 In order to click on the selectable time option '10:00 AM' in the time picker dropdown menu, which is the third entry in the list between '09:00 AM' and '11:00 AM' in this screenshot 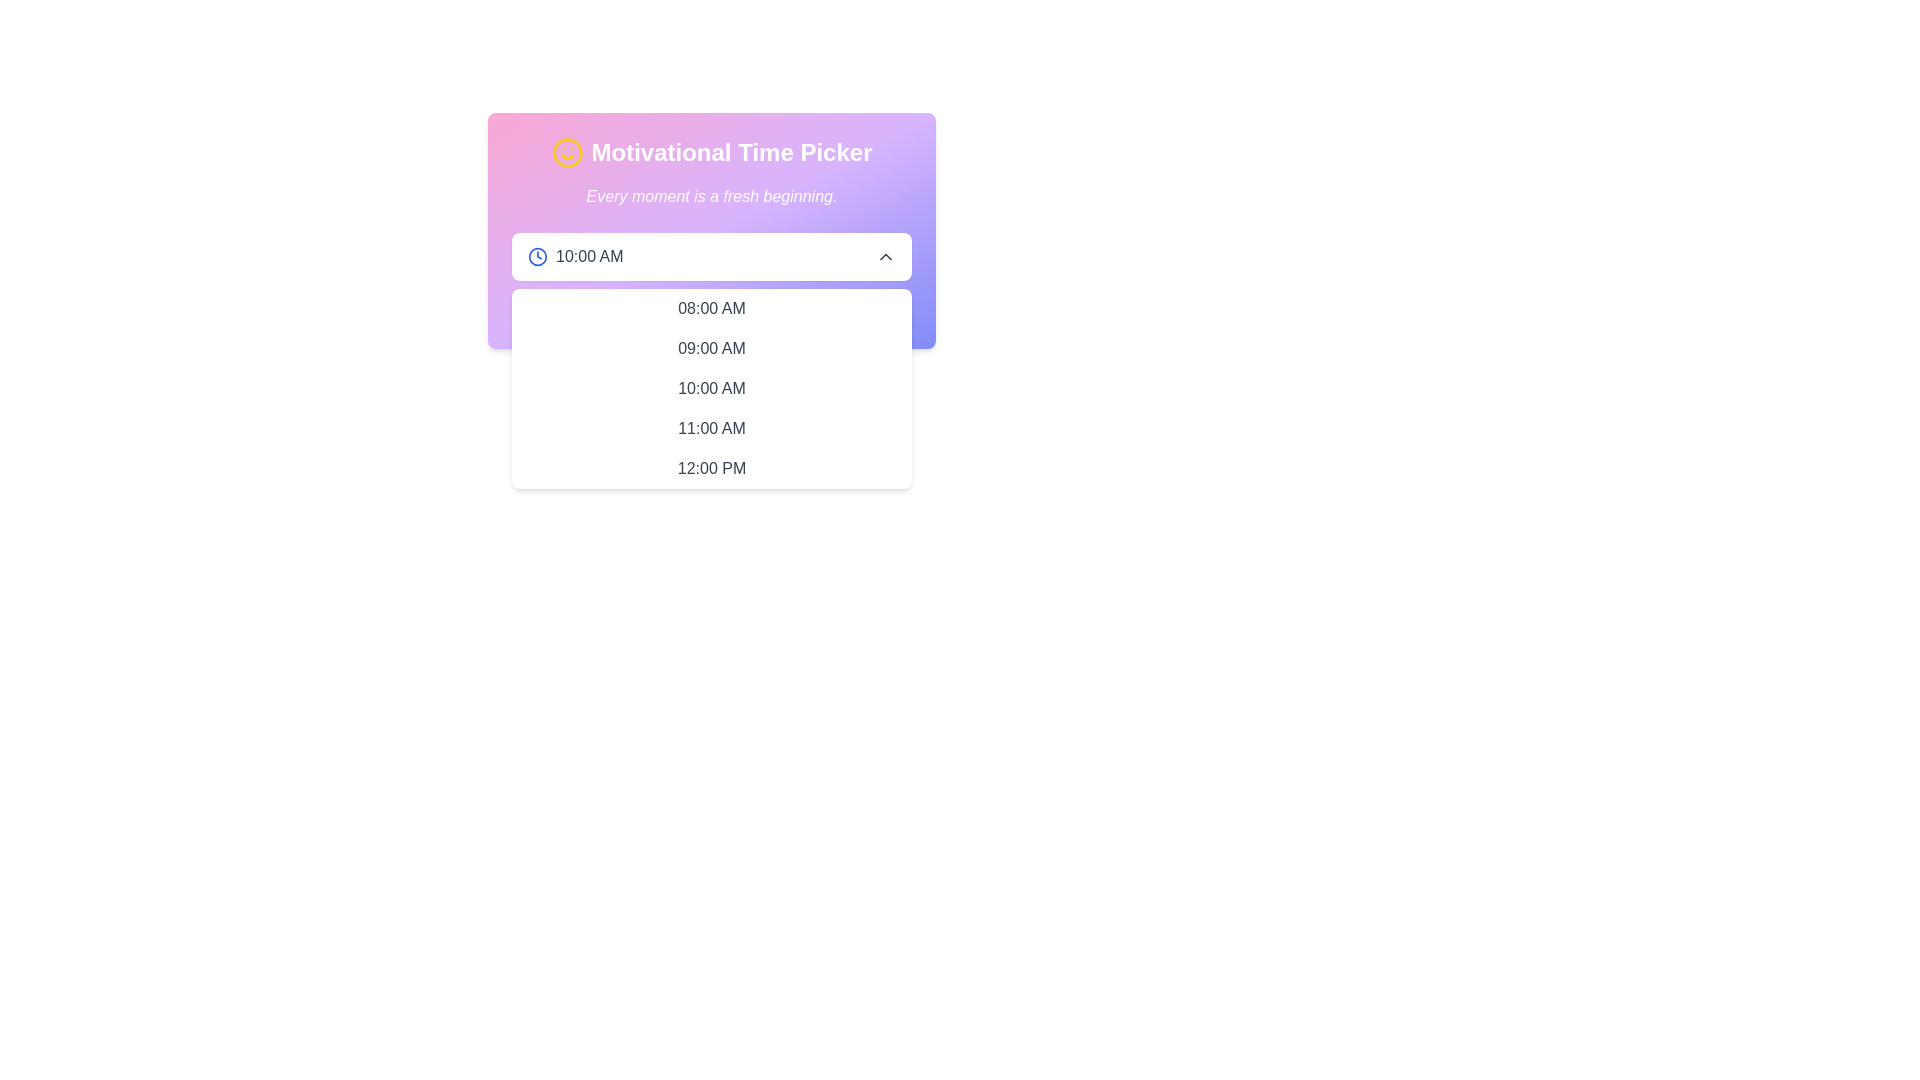, I will do `click(711, 389)`.